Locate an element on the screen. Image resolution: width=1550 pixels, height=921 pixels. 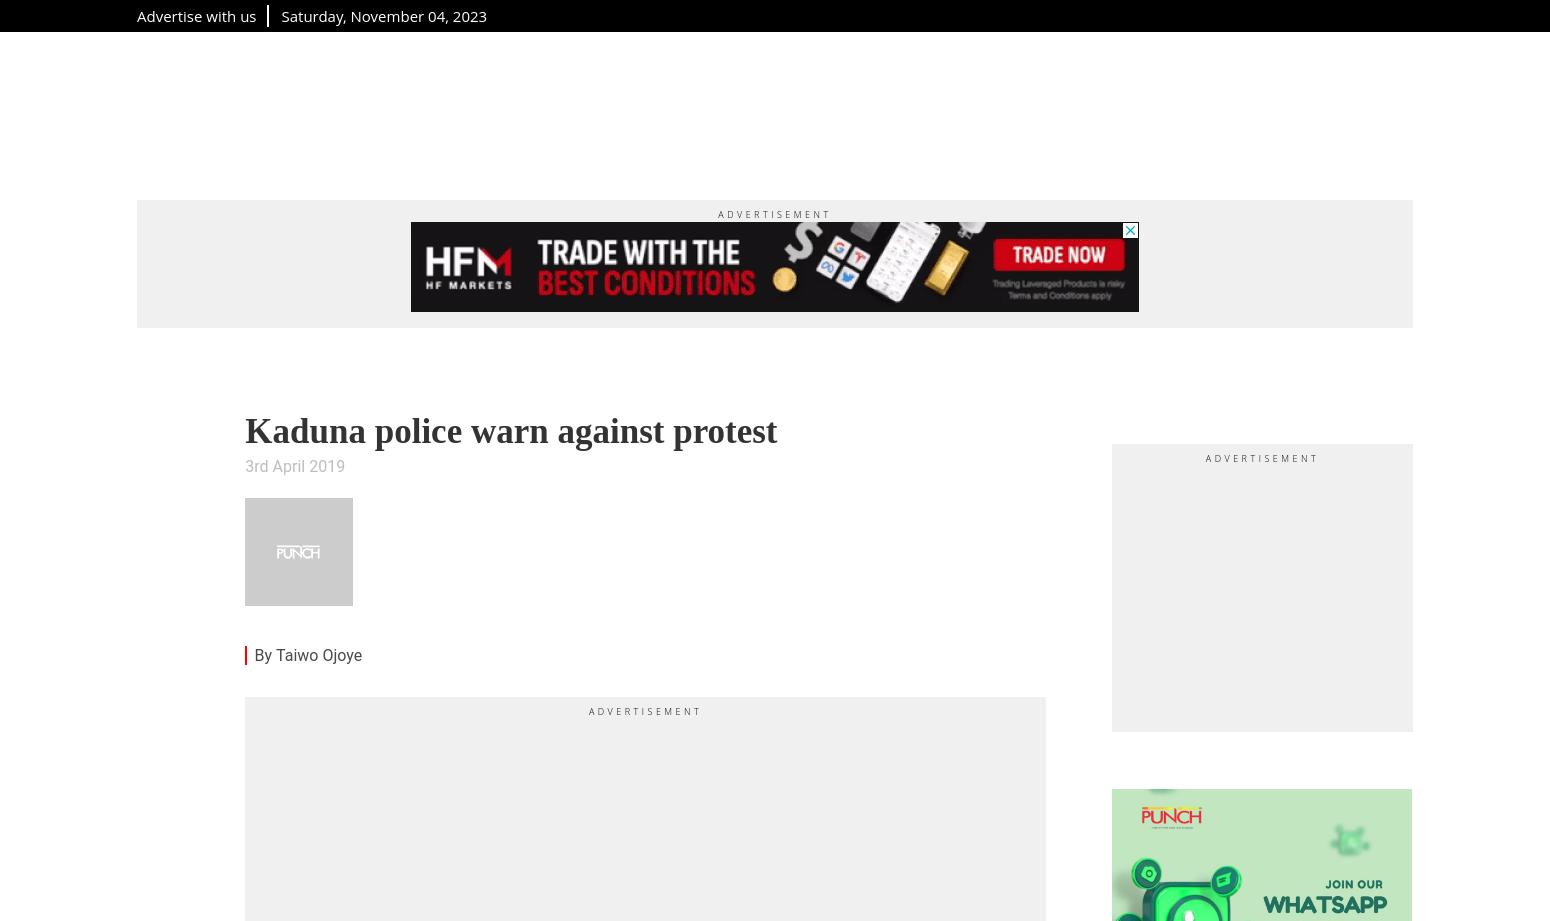
'Podcast' is located at coordinates (1310, 111).